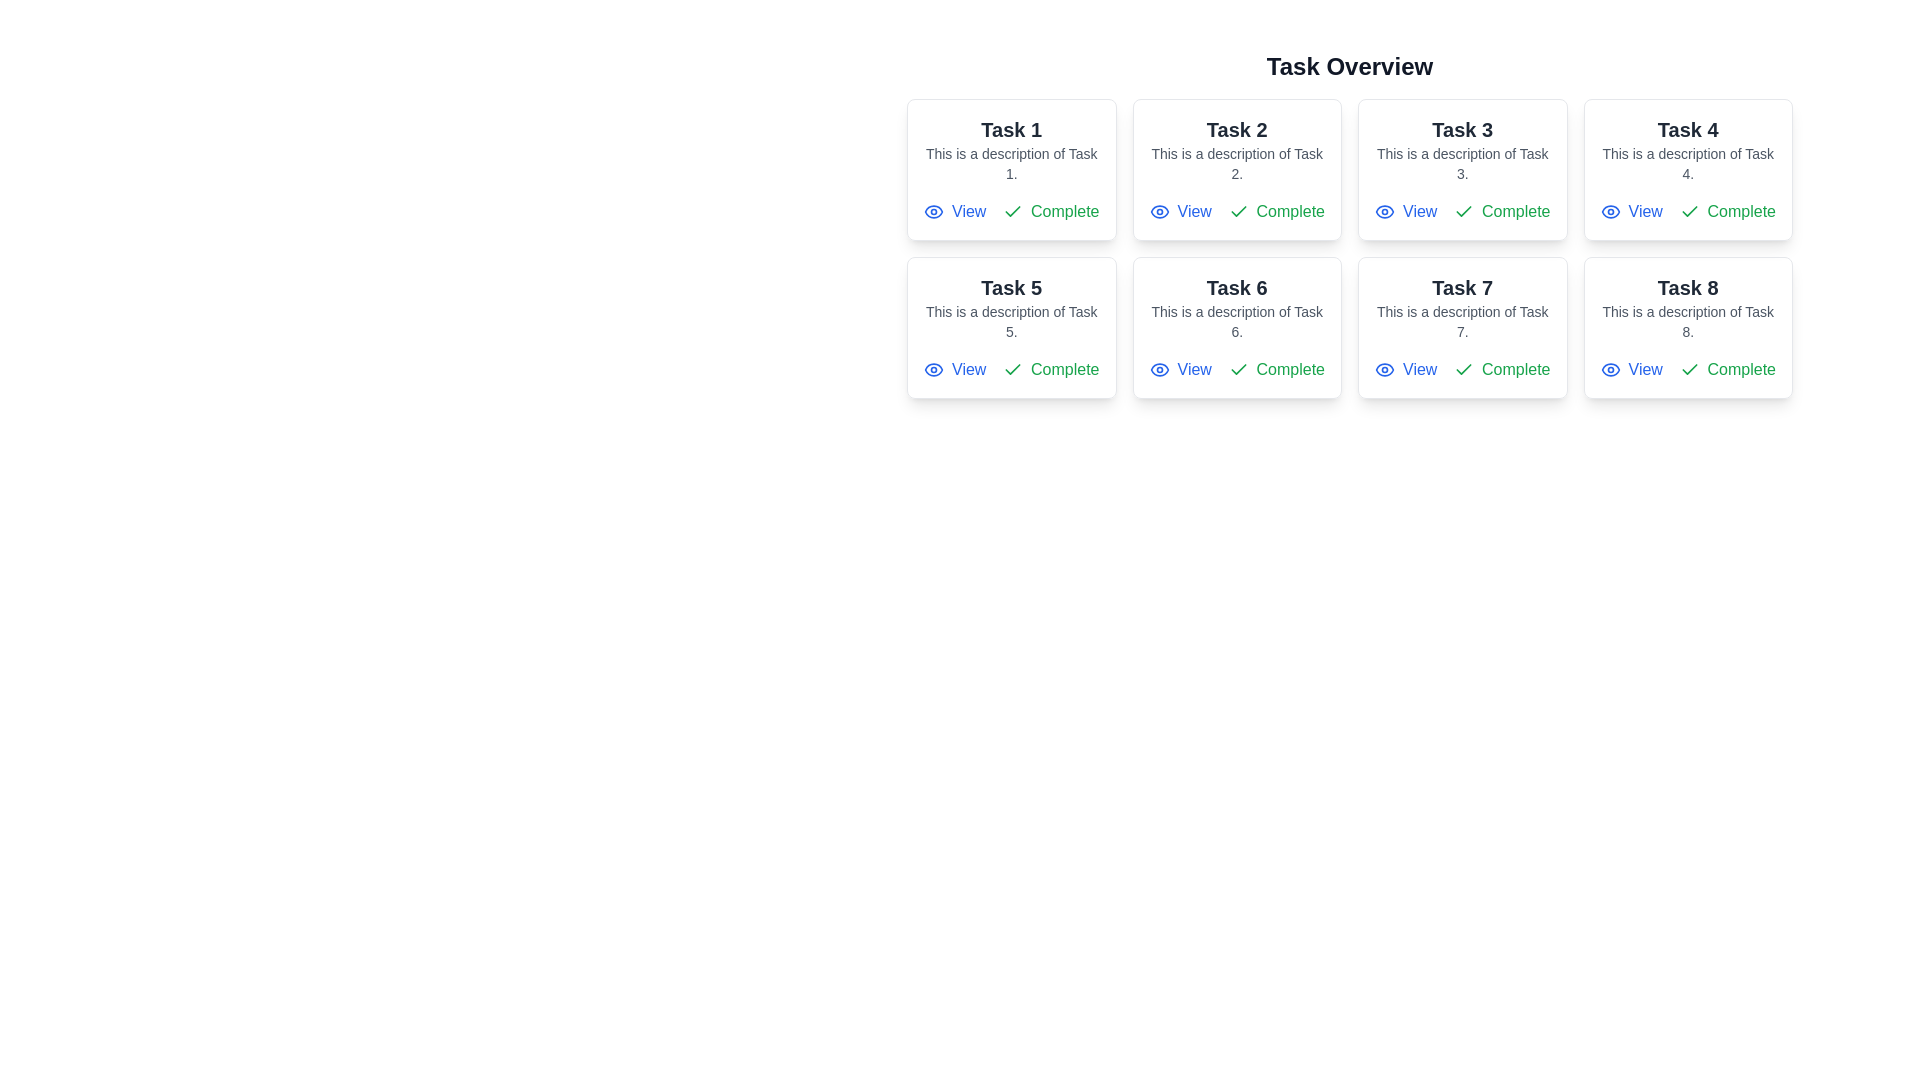  Describe the element at coordinates (1236, 288) in the screenshot. I see `the text element that serves as the title for 'Task 6', located in the second row and second column of the grid layout` at that location.